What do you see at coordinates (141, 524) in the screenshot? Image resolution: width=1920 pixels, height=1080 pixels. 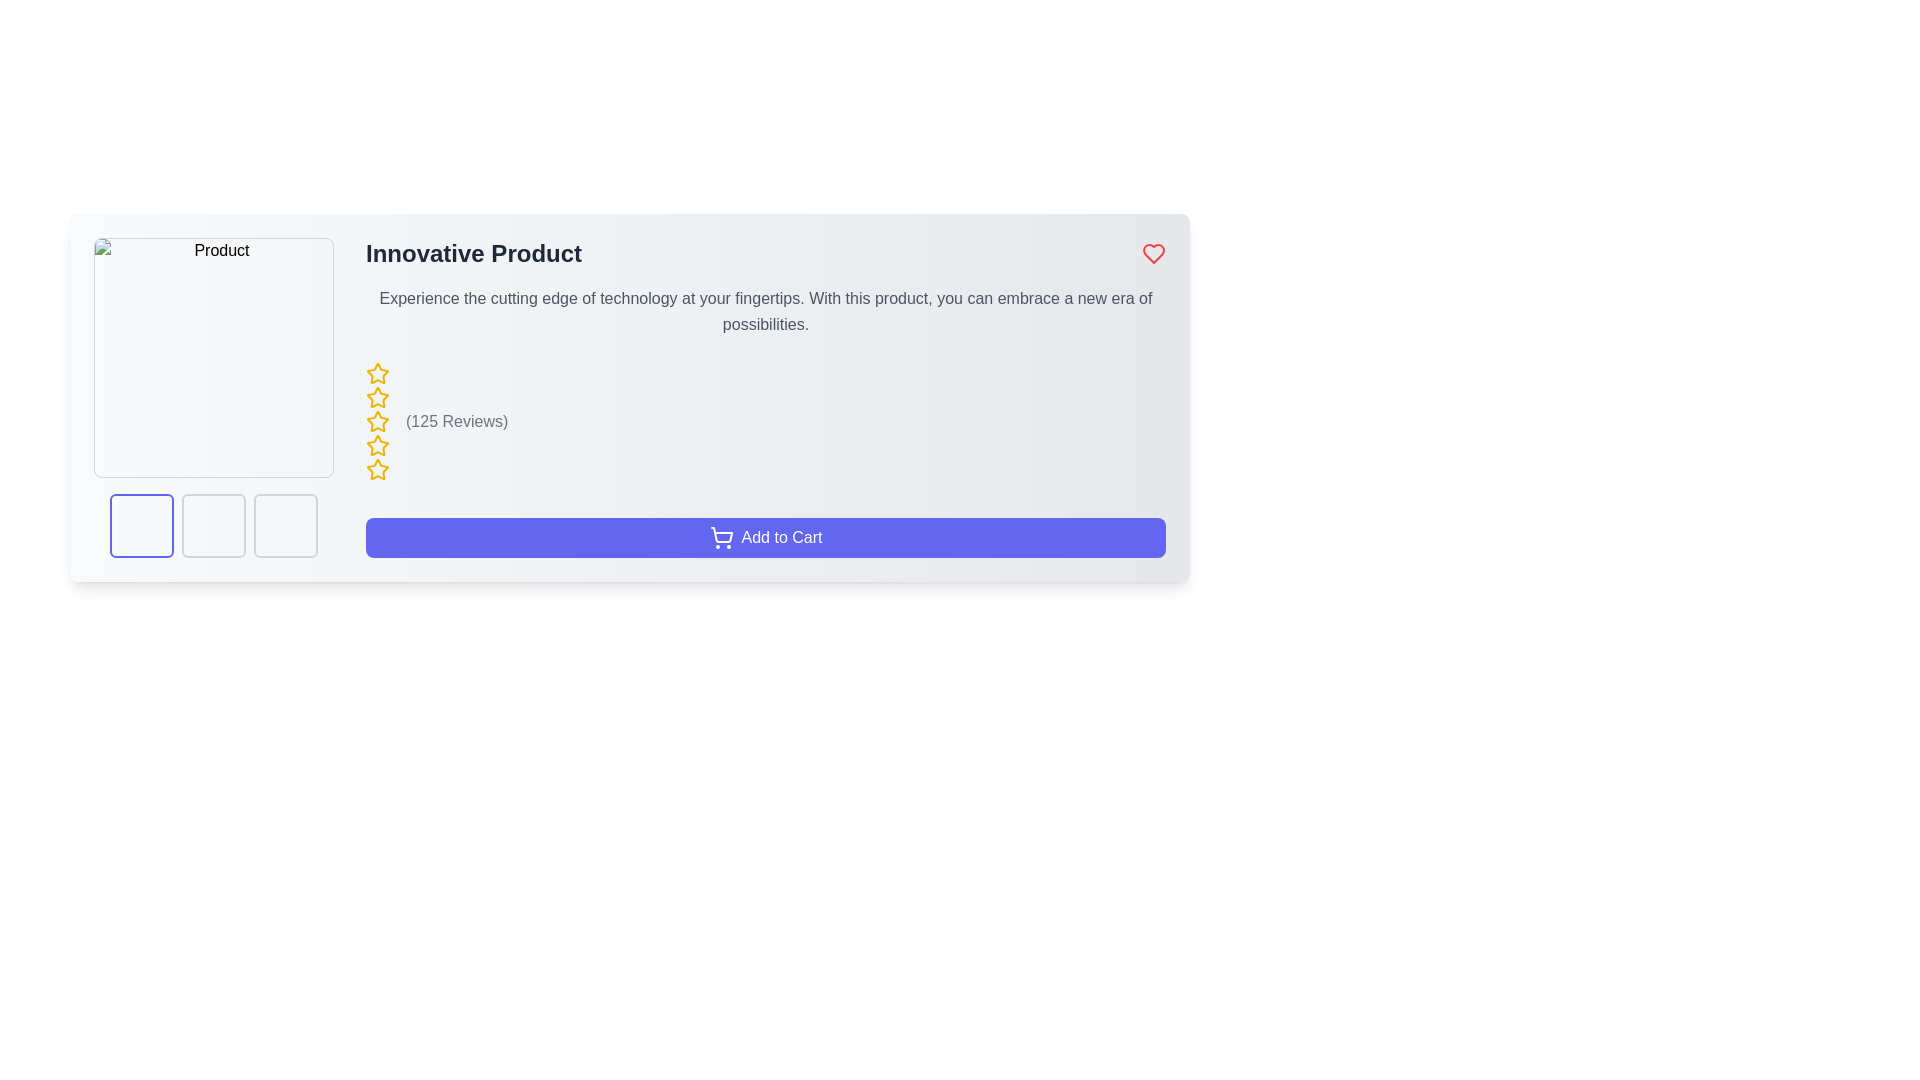 I see `the first square-shaped button with a blue border in the product information section` at bounding box center [141, 524].